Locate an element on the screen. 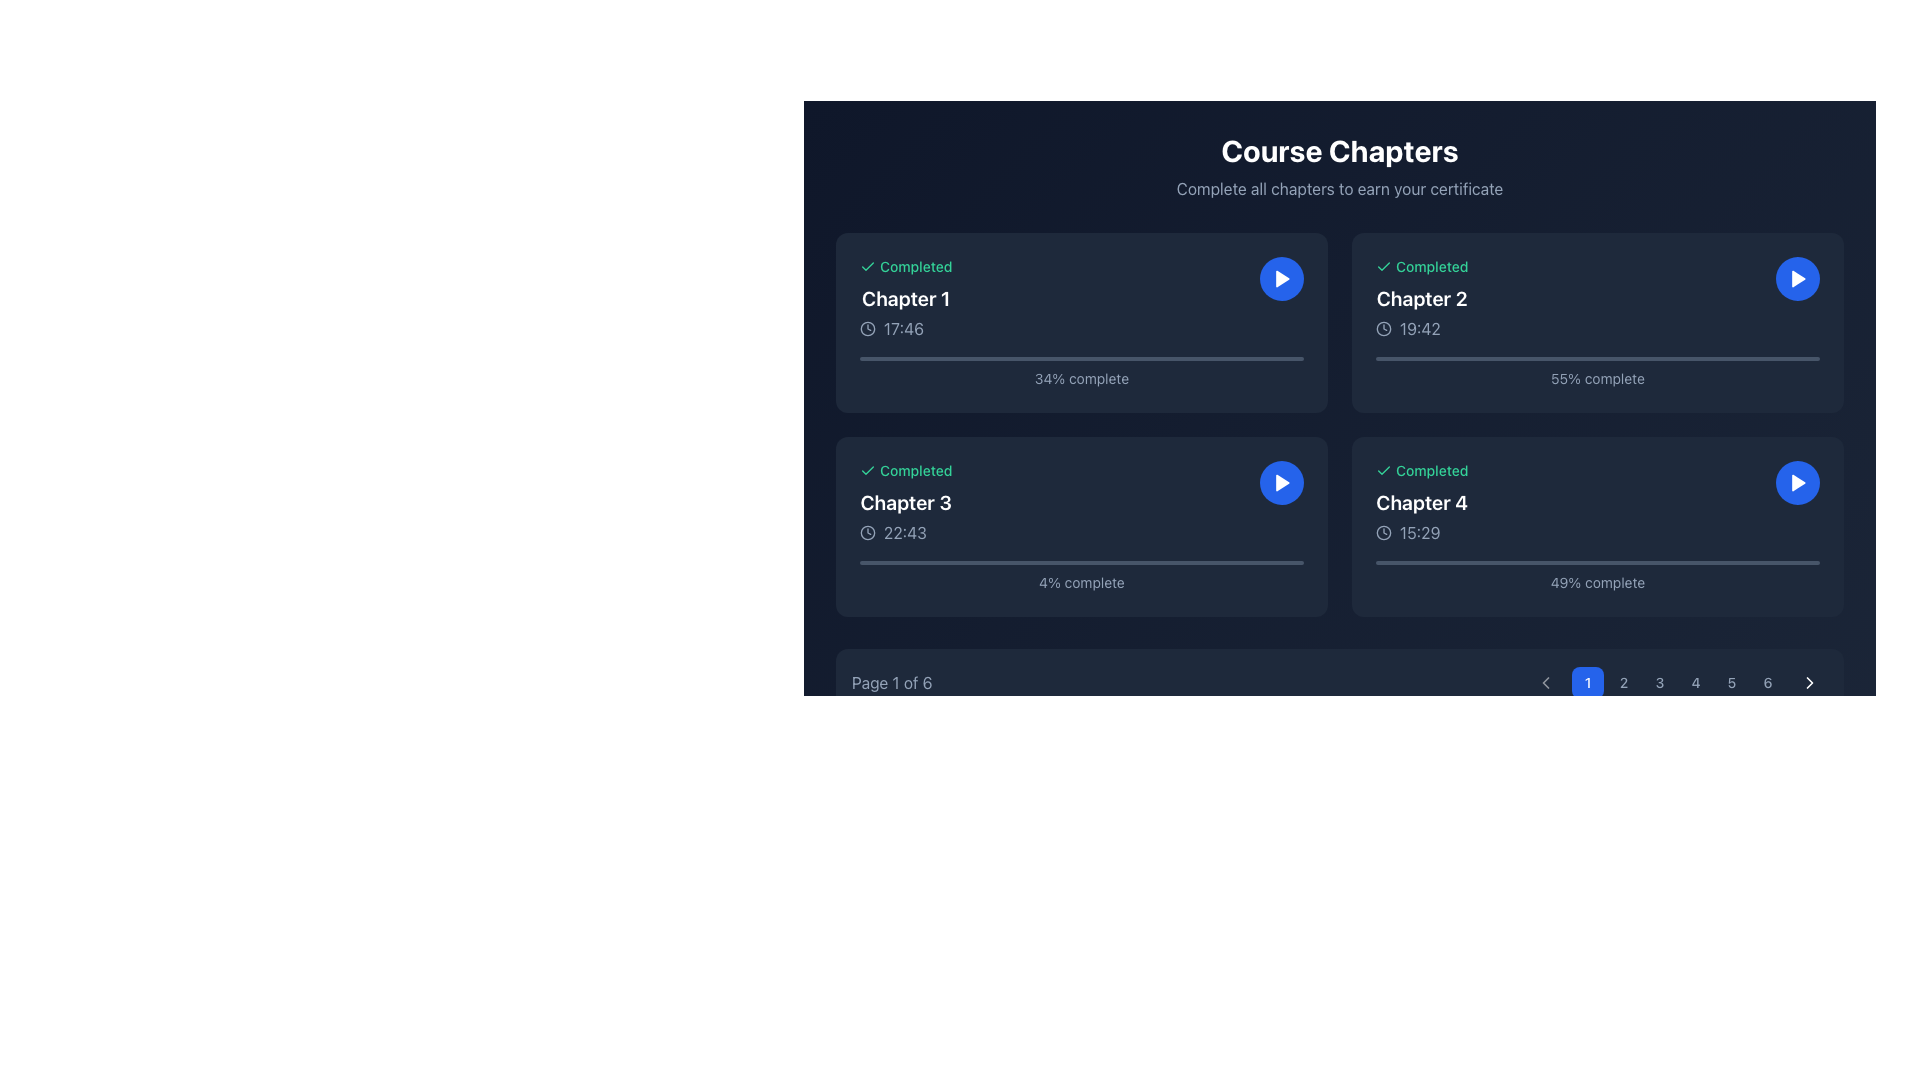 The image size is (1920, 1080). the static text displaying '15:29' styled in light gray color next to a clock icon, located in the fourth chapter card at the bottom right of the dark blue interface is located at coordinates (1421, 531).